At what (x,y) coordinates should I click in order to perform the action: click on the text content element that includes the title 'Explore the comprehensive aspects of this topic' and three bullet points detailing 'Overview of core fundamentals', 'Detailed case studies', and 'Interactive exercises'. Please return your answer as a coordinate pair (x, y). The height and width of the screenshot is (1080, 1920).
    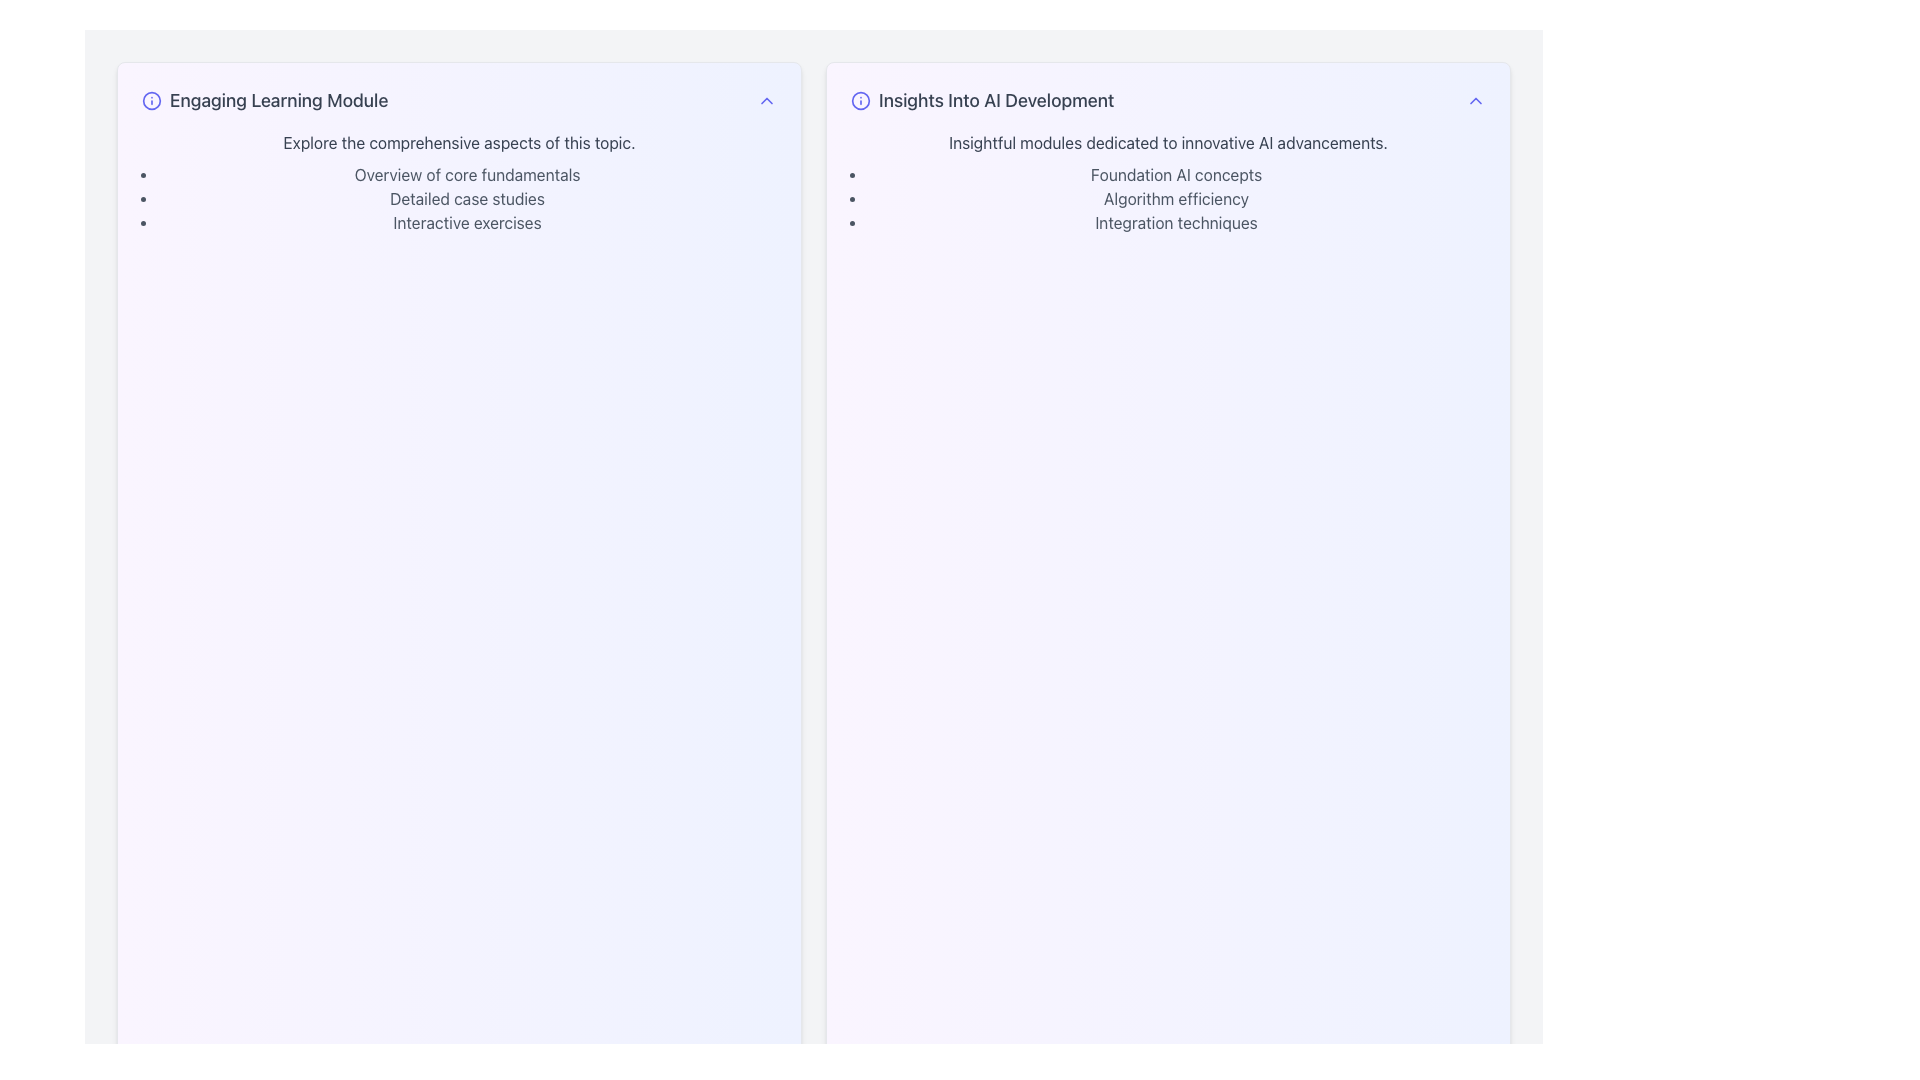
    Looking at the image, I should click on (458, 182).